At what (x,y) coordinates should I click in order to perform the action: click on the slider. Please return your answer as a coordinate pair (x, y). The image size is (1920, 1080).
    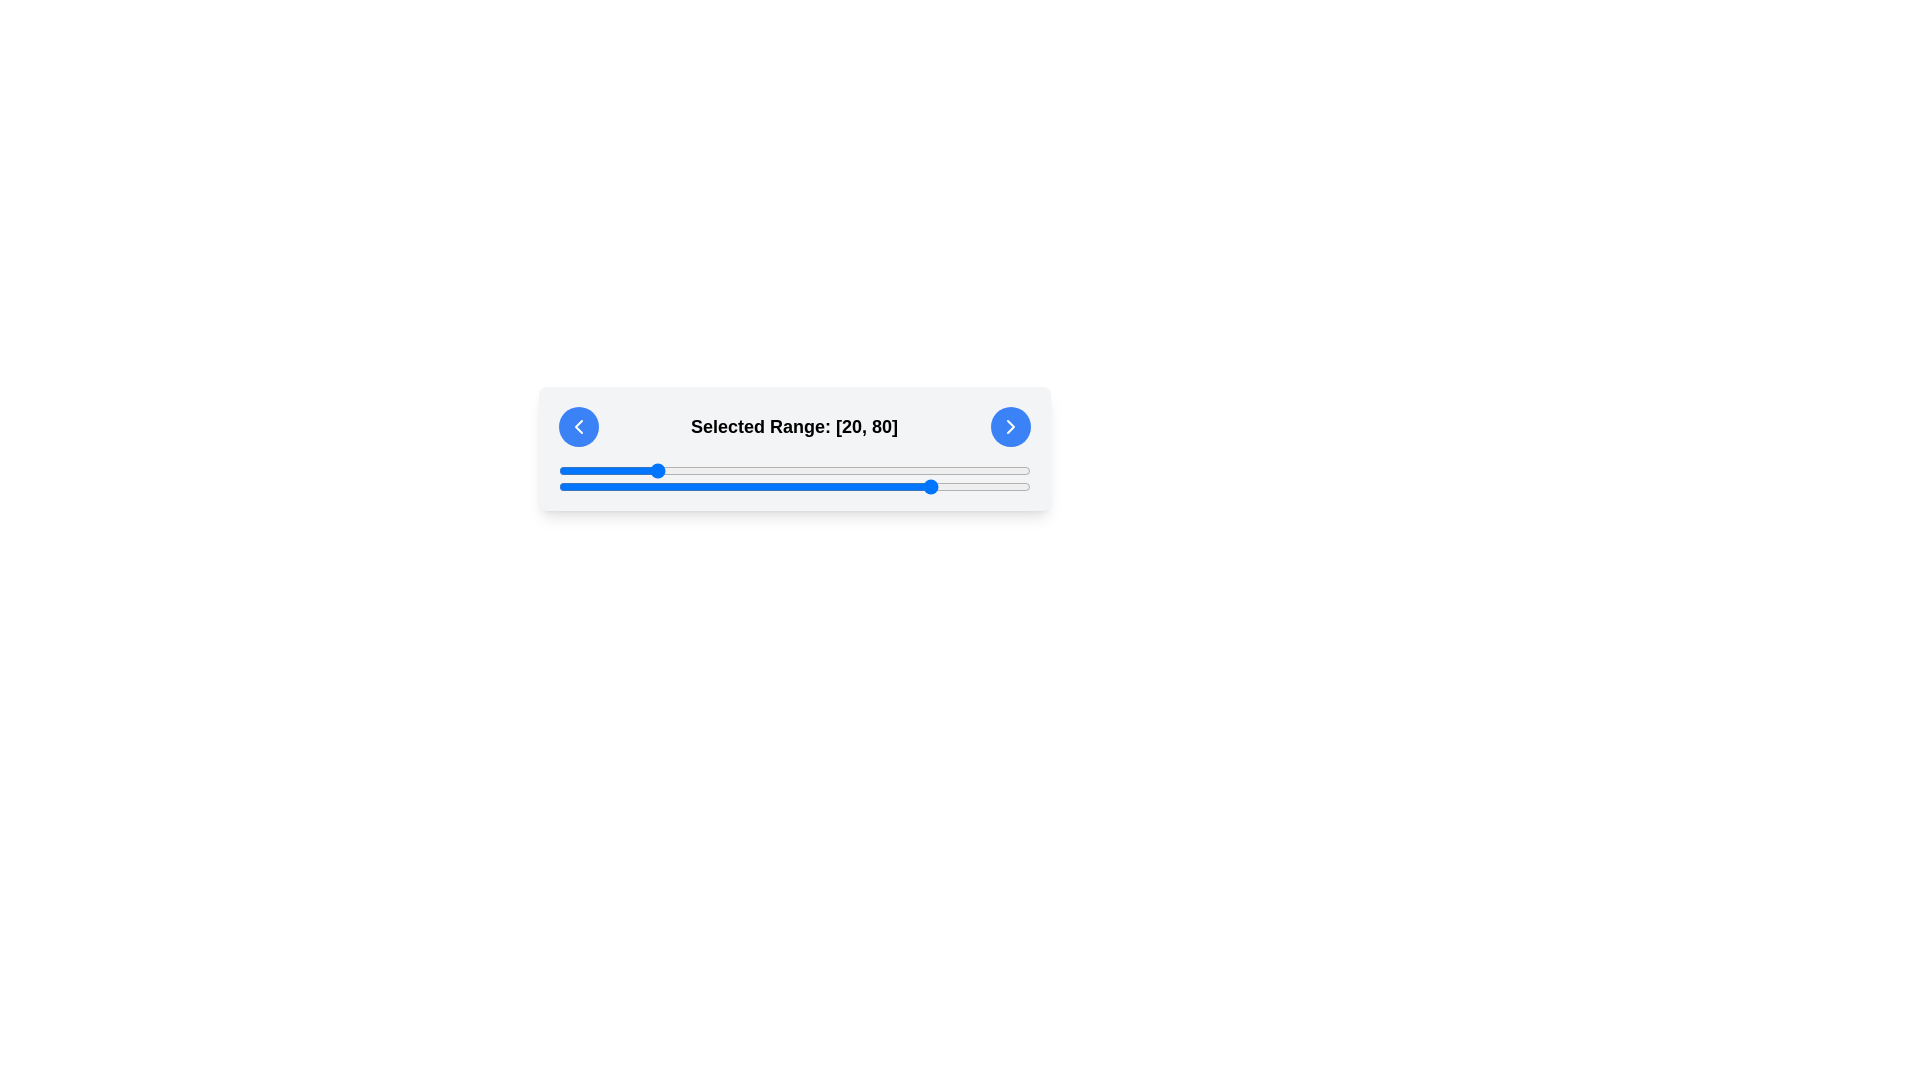
    Looking at the image, I should click on (765, 486).